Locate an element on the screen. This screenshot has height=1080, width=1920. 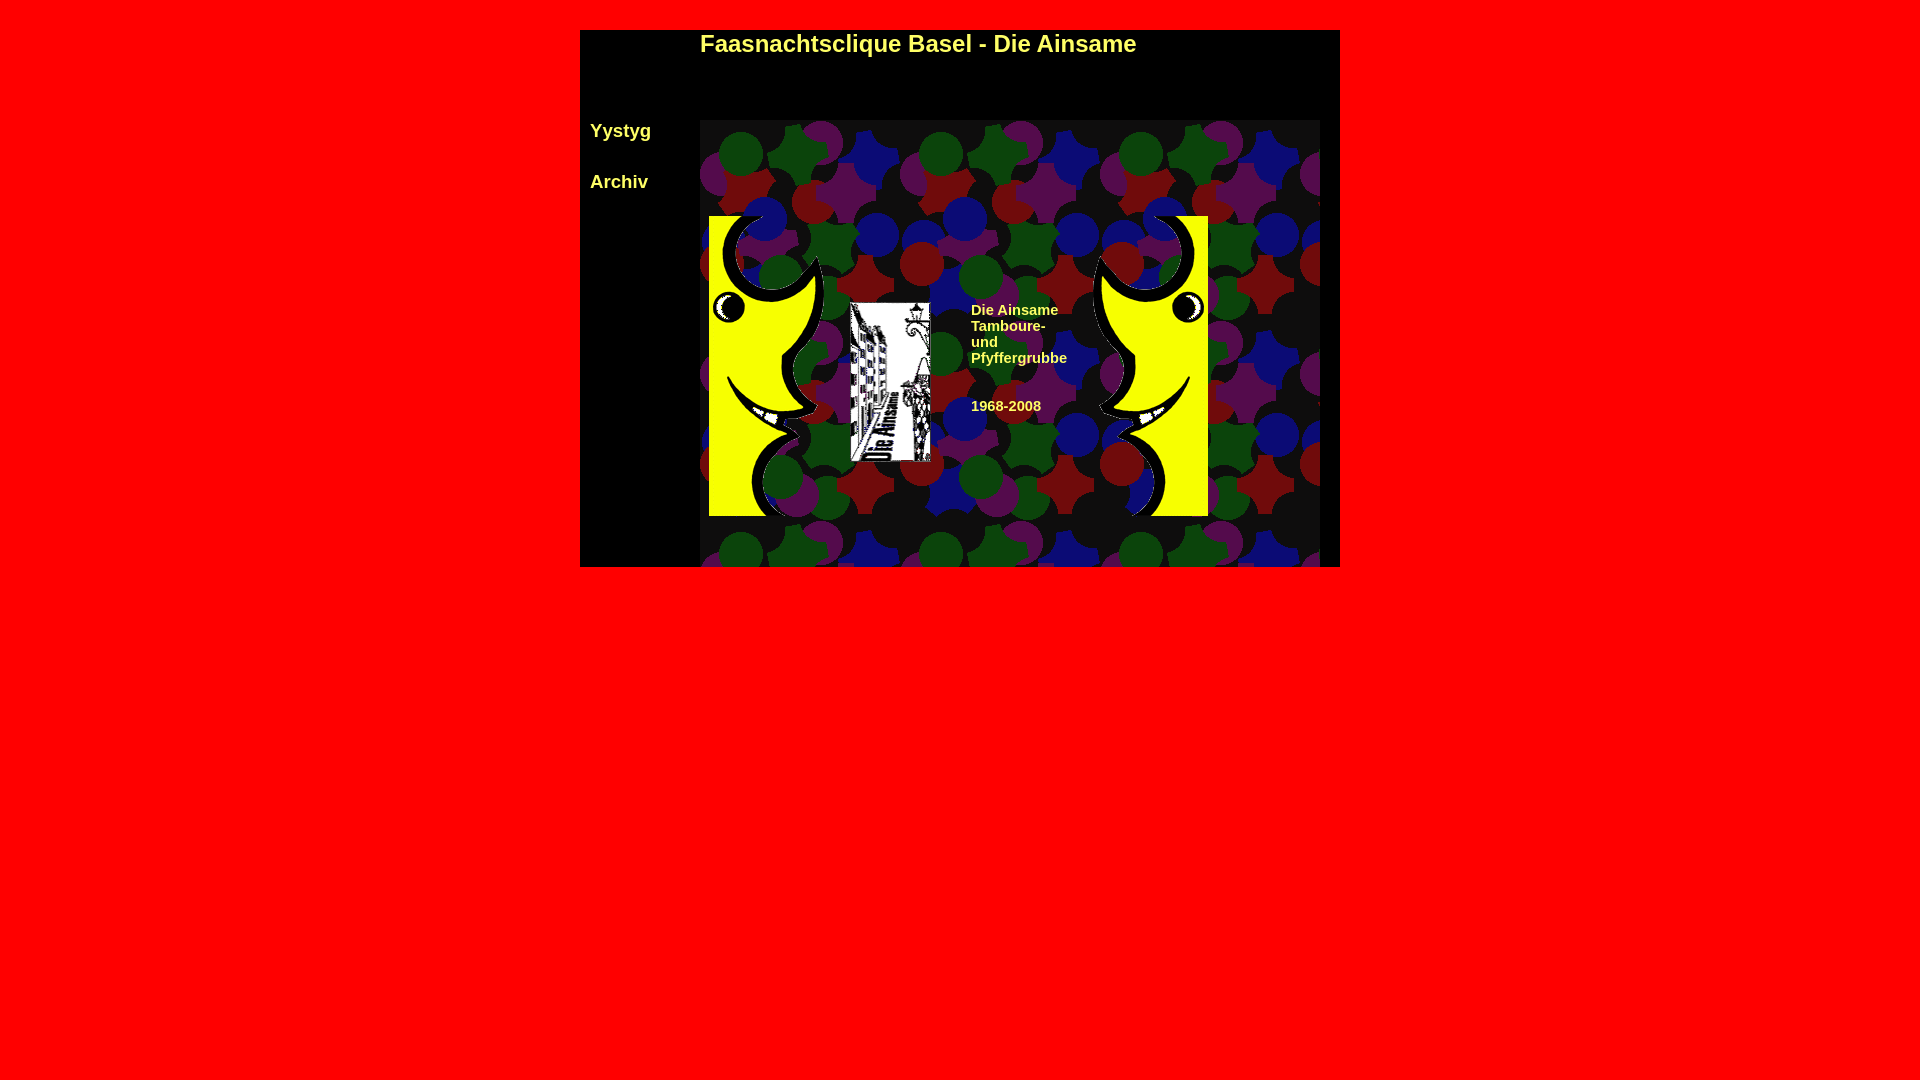
'Yystyg' is located at coordinates (619, 130).